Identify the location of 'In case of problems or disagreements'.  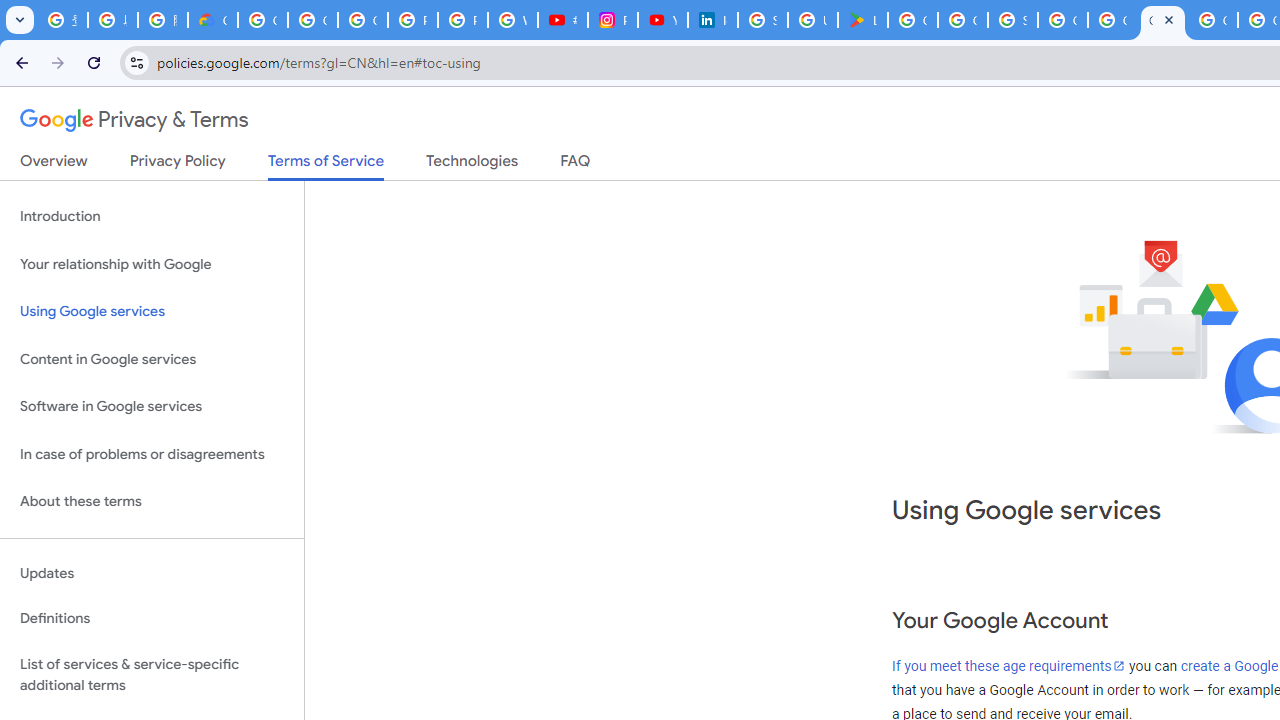
(151, 454).